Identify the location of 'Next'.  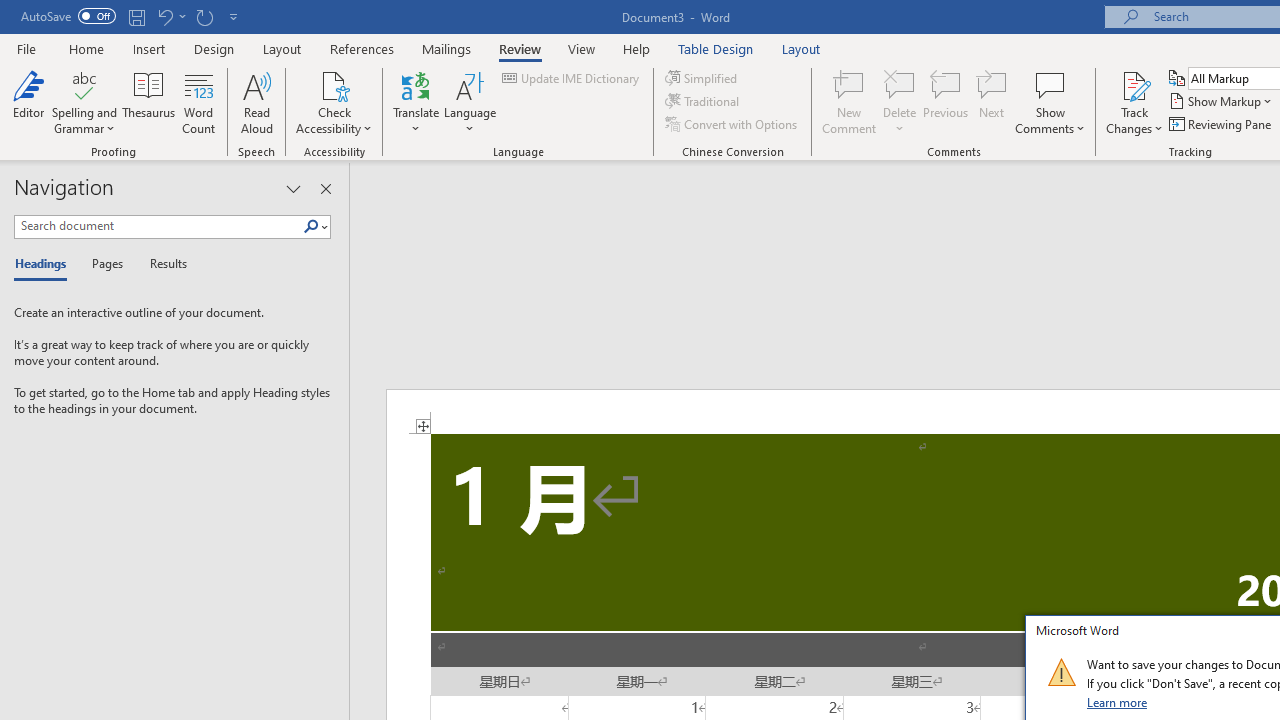
(992, 103).